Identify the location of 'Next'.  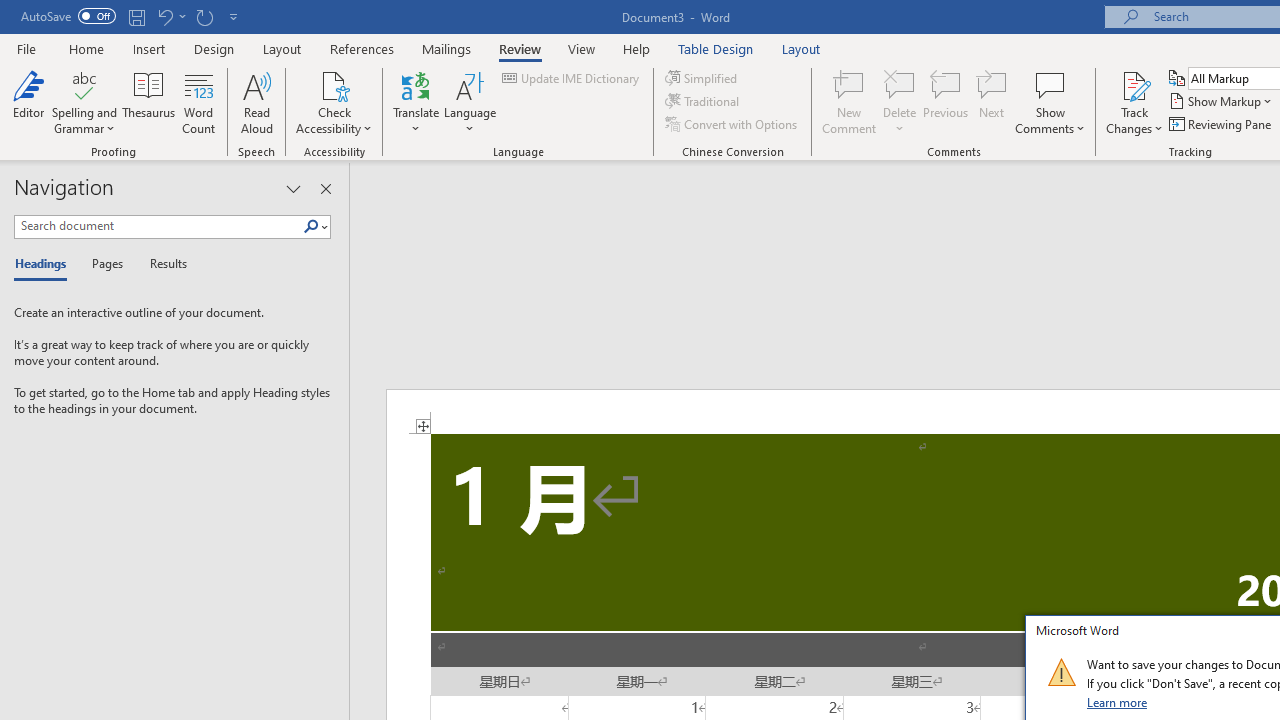
(992, 103).